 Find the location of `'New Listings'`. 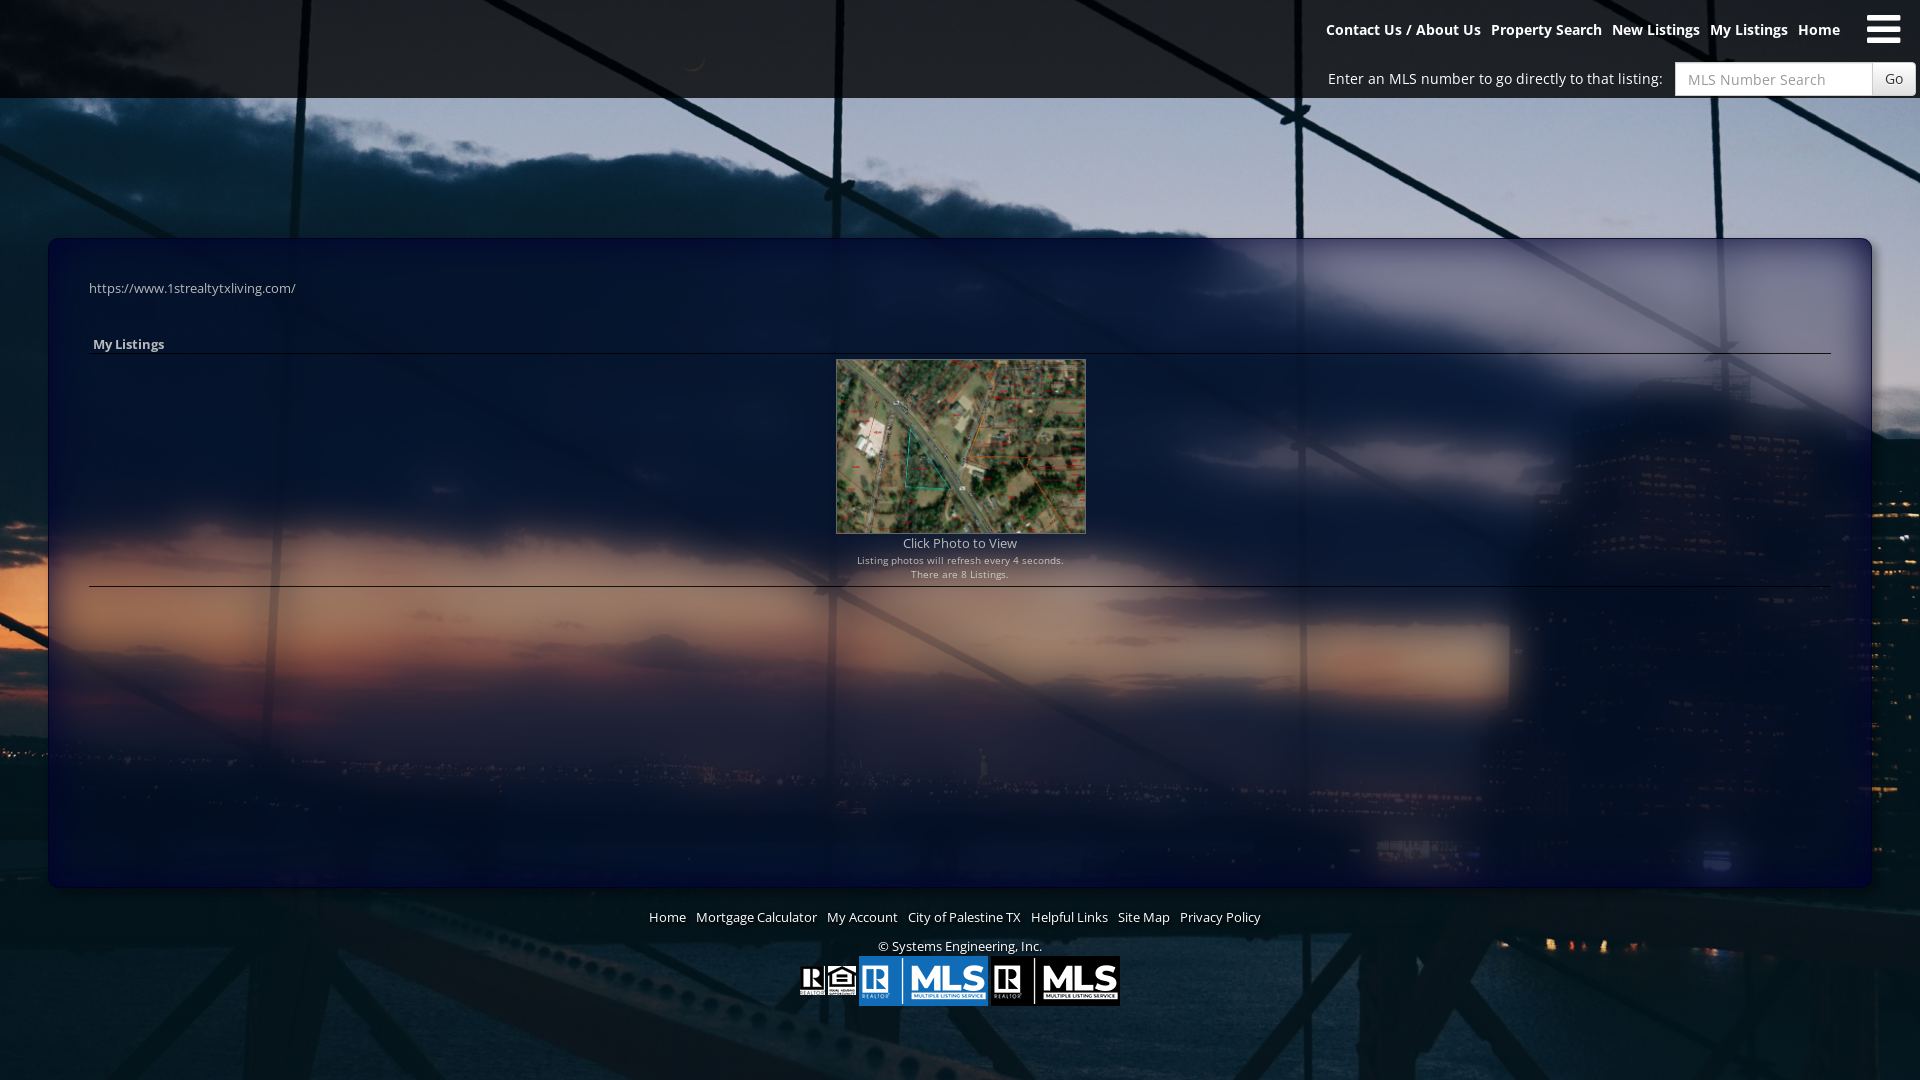

'New Listings' is located at coordinates (1656, 37).